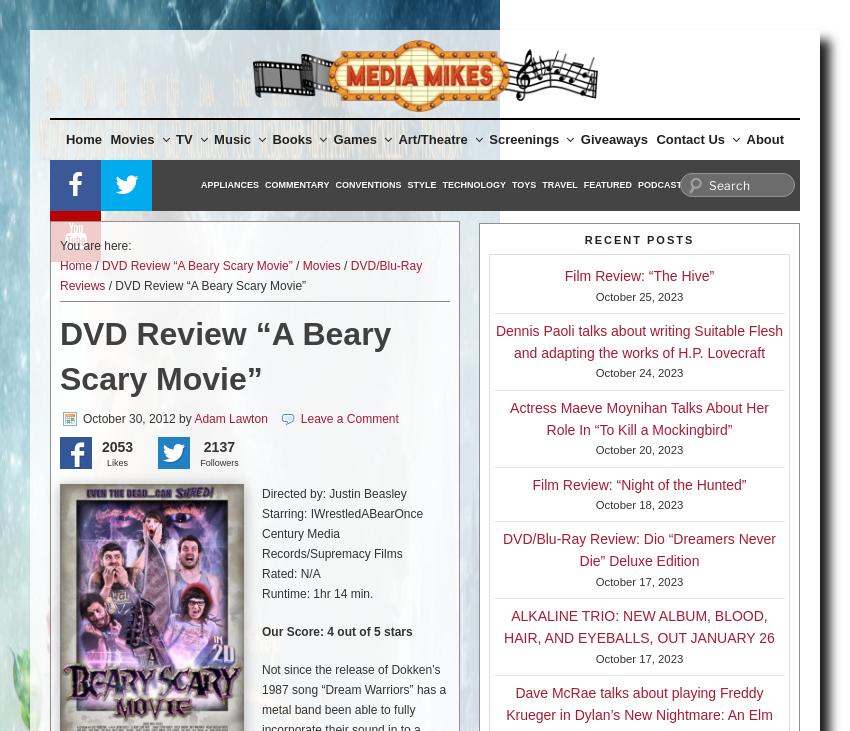 This screenshot has width=850, height=731. Describe the element at coordinates (116, 447) in the screenshot. I see `'2053'` at that location.